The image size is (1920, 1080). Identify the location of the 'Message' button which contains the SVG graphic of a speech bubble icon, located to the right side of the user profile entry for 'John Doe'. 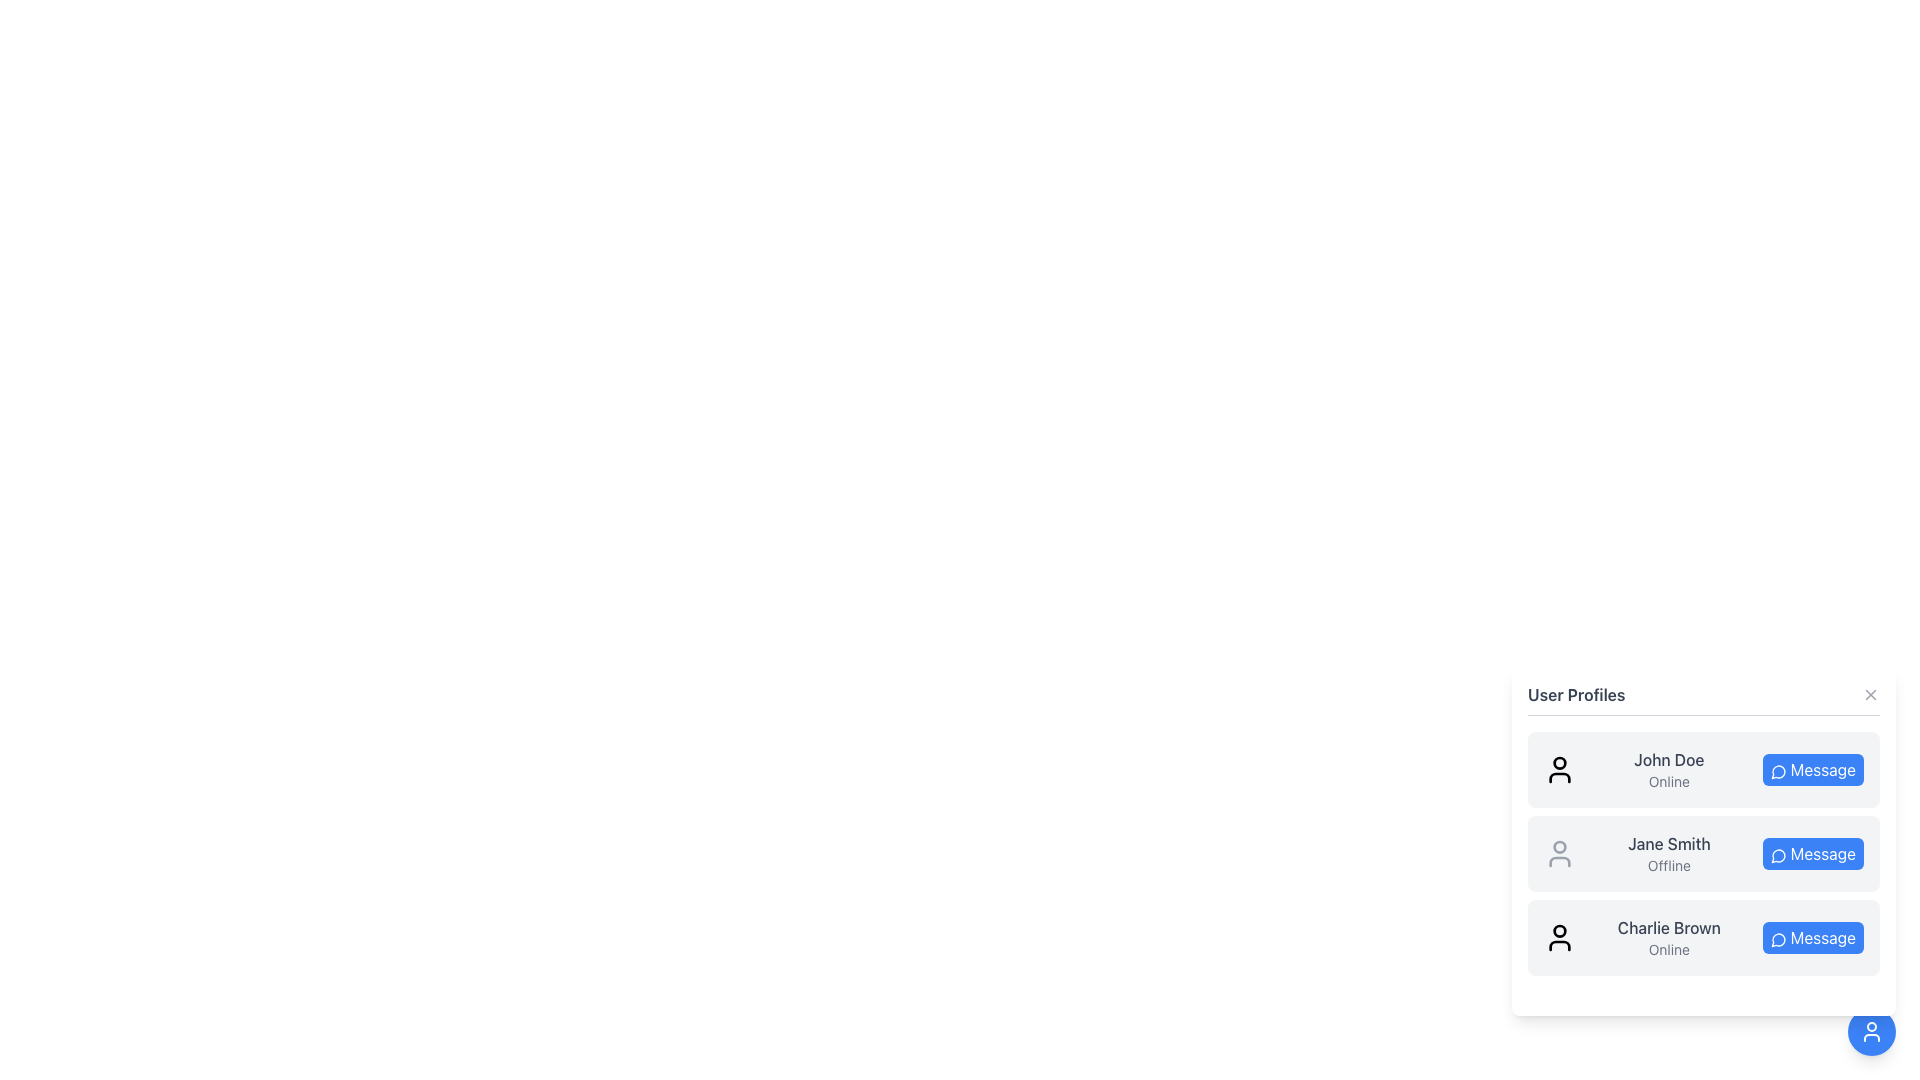
(1778, 770).